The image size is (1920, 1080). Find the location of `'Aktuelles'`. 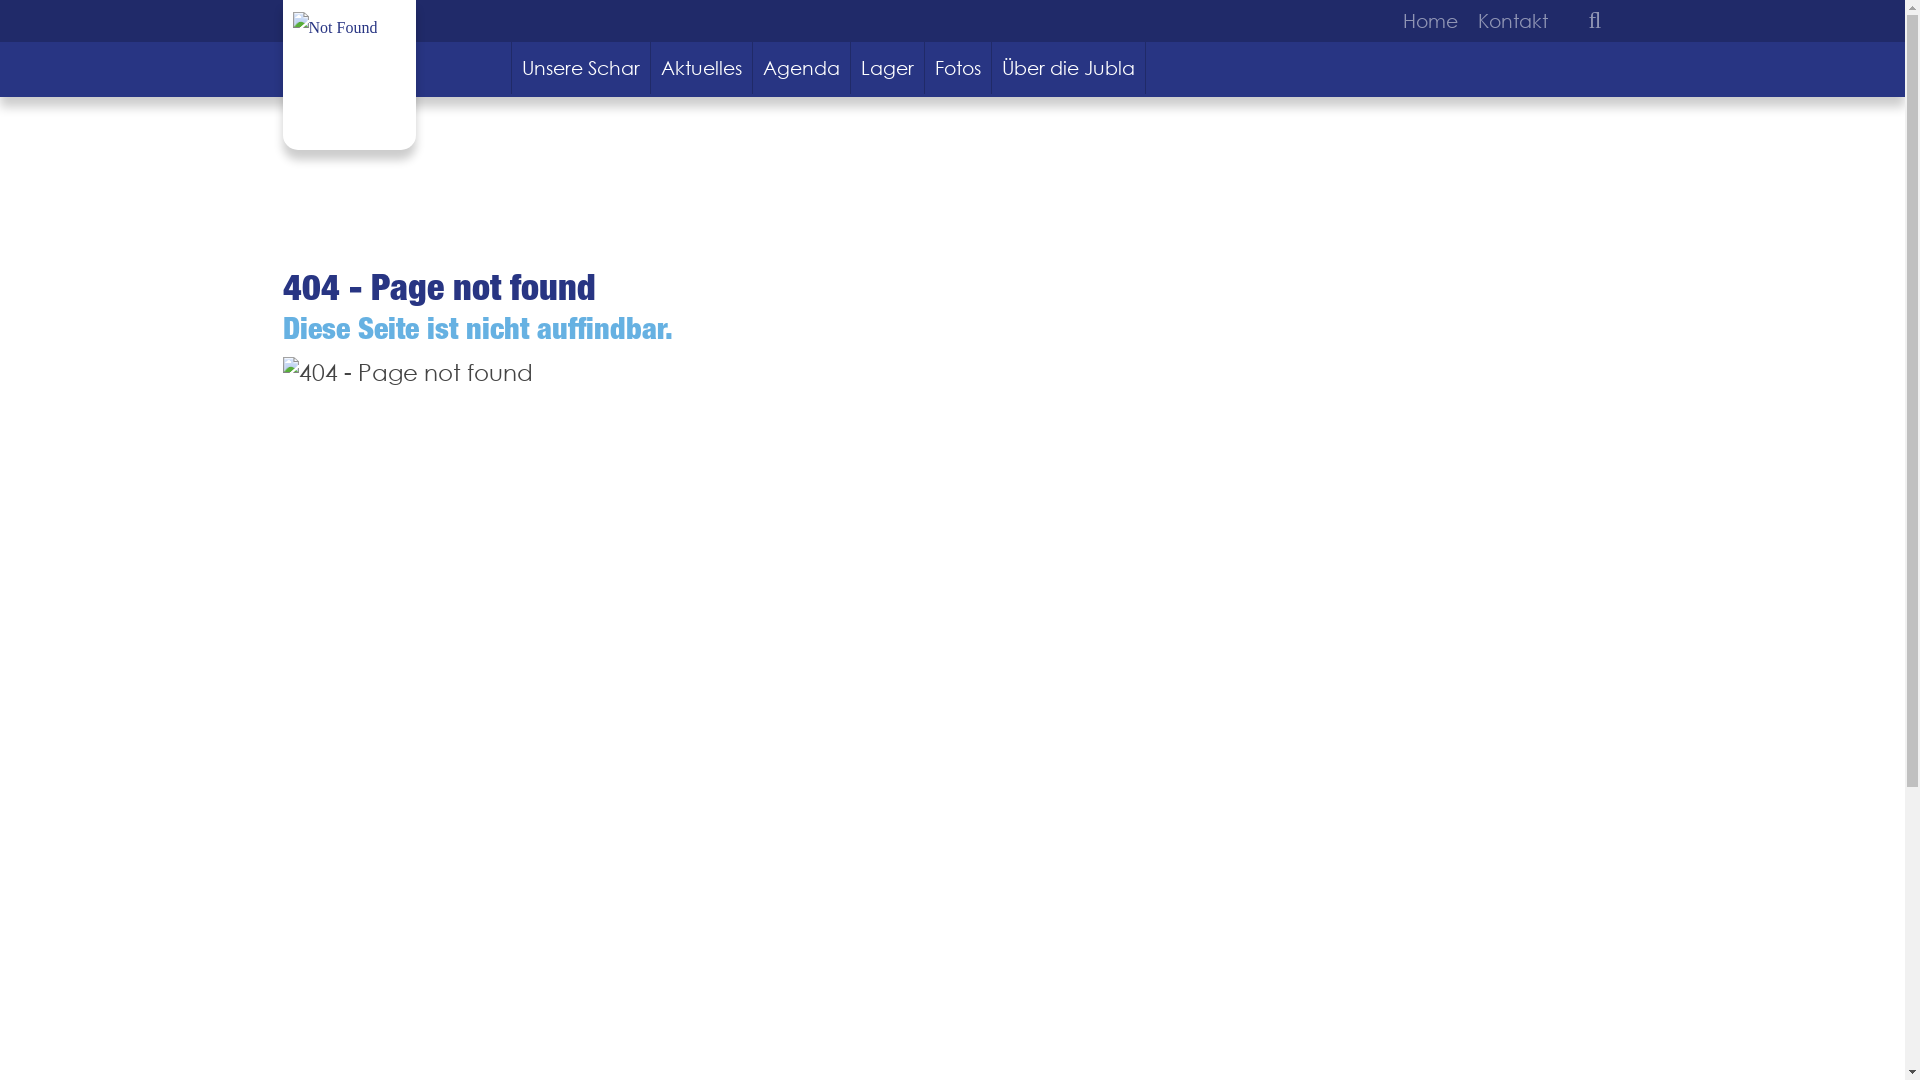

'Aktuelles' is located at coordinates (701, 67).